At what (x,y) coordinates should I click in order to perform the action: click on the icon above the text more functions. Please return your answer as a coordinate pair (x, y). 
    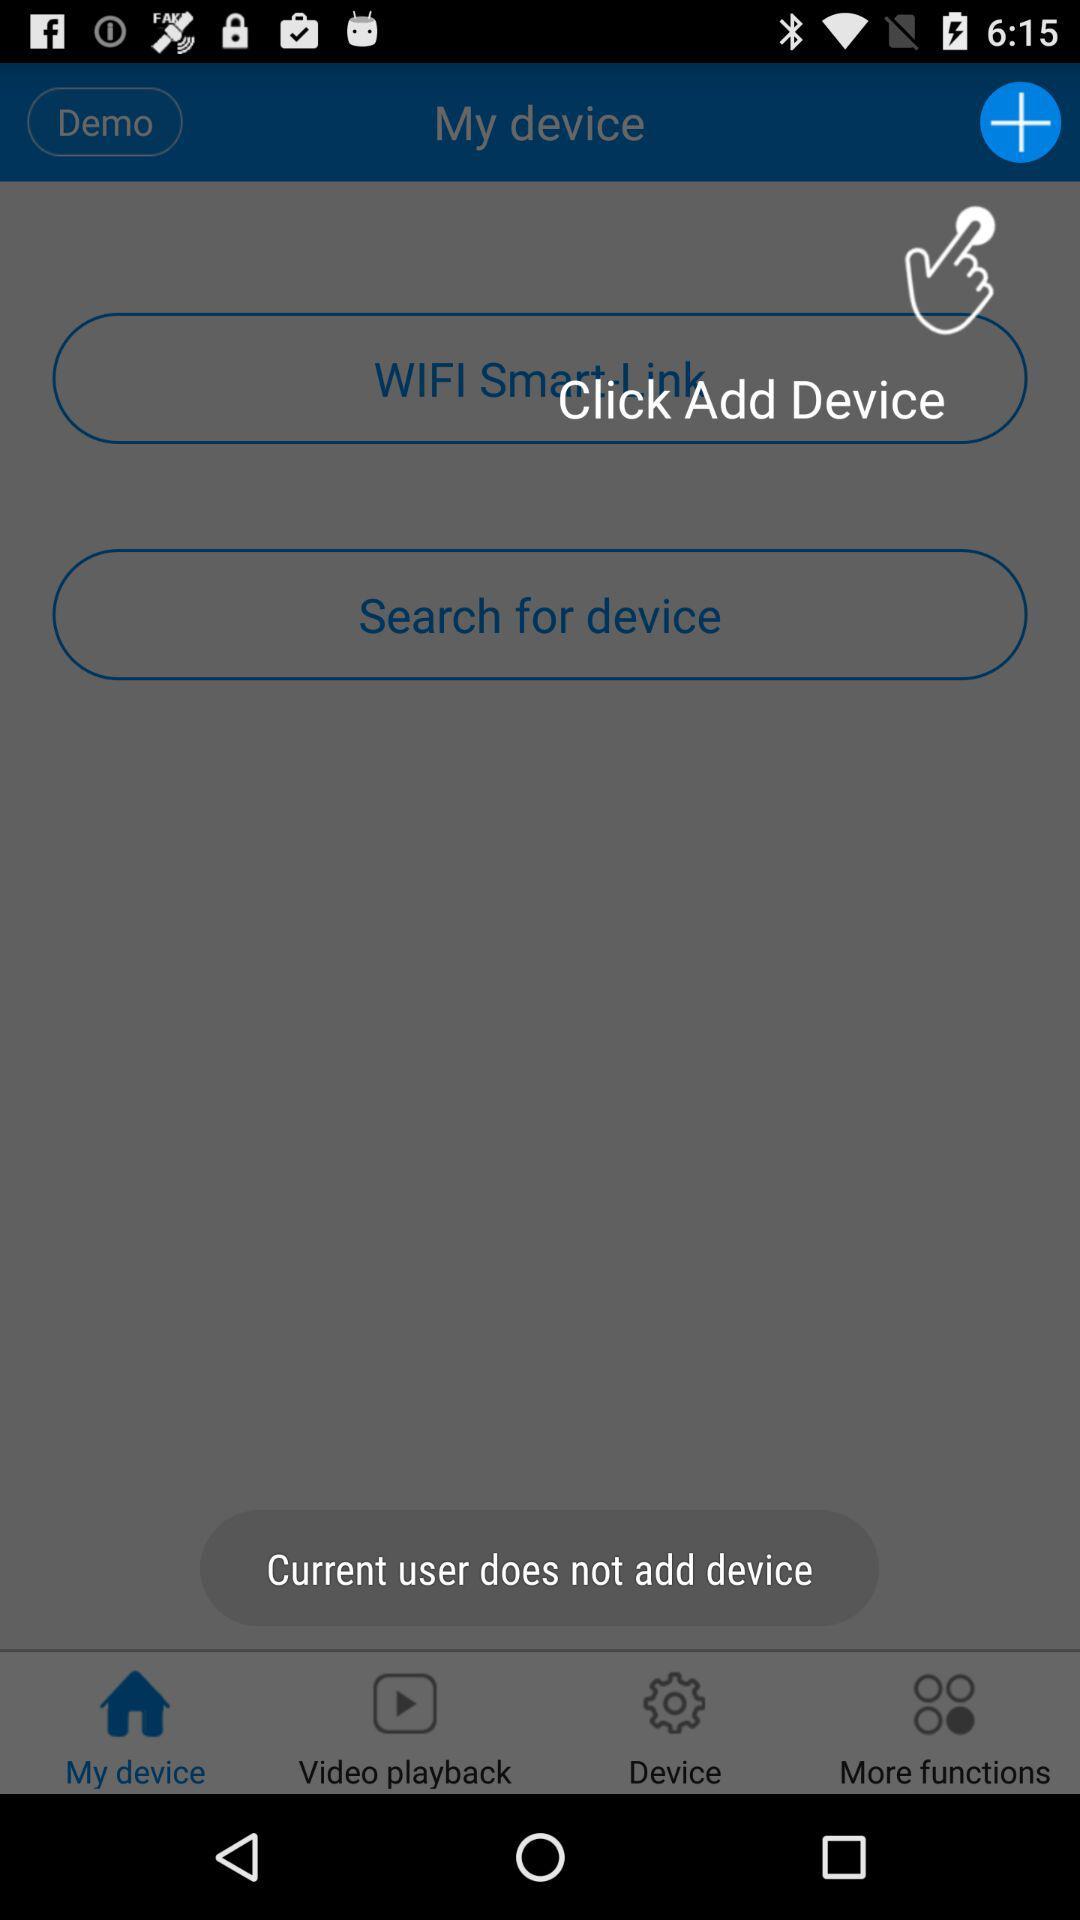
    Looking at the image, I should click on (945, 1703).